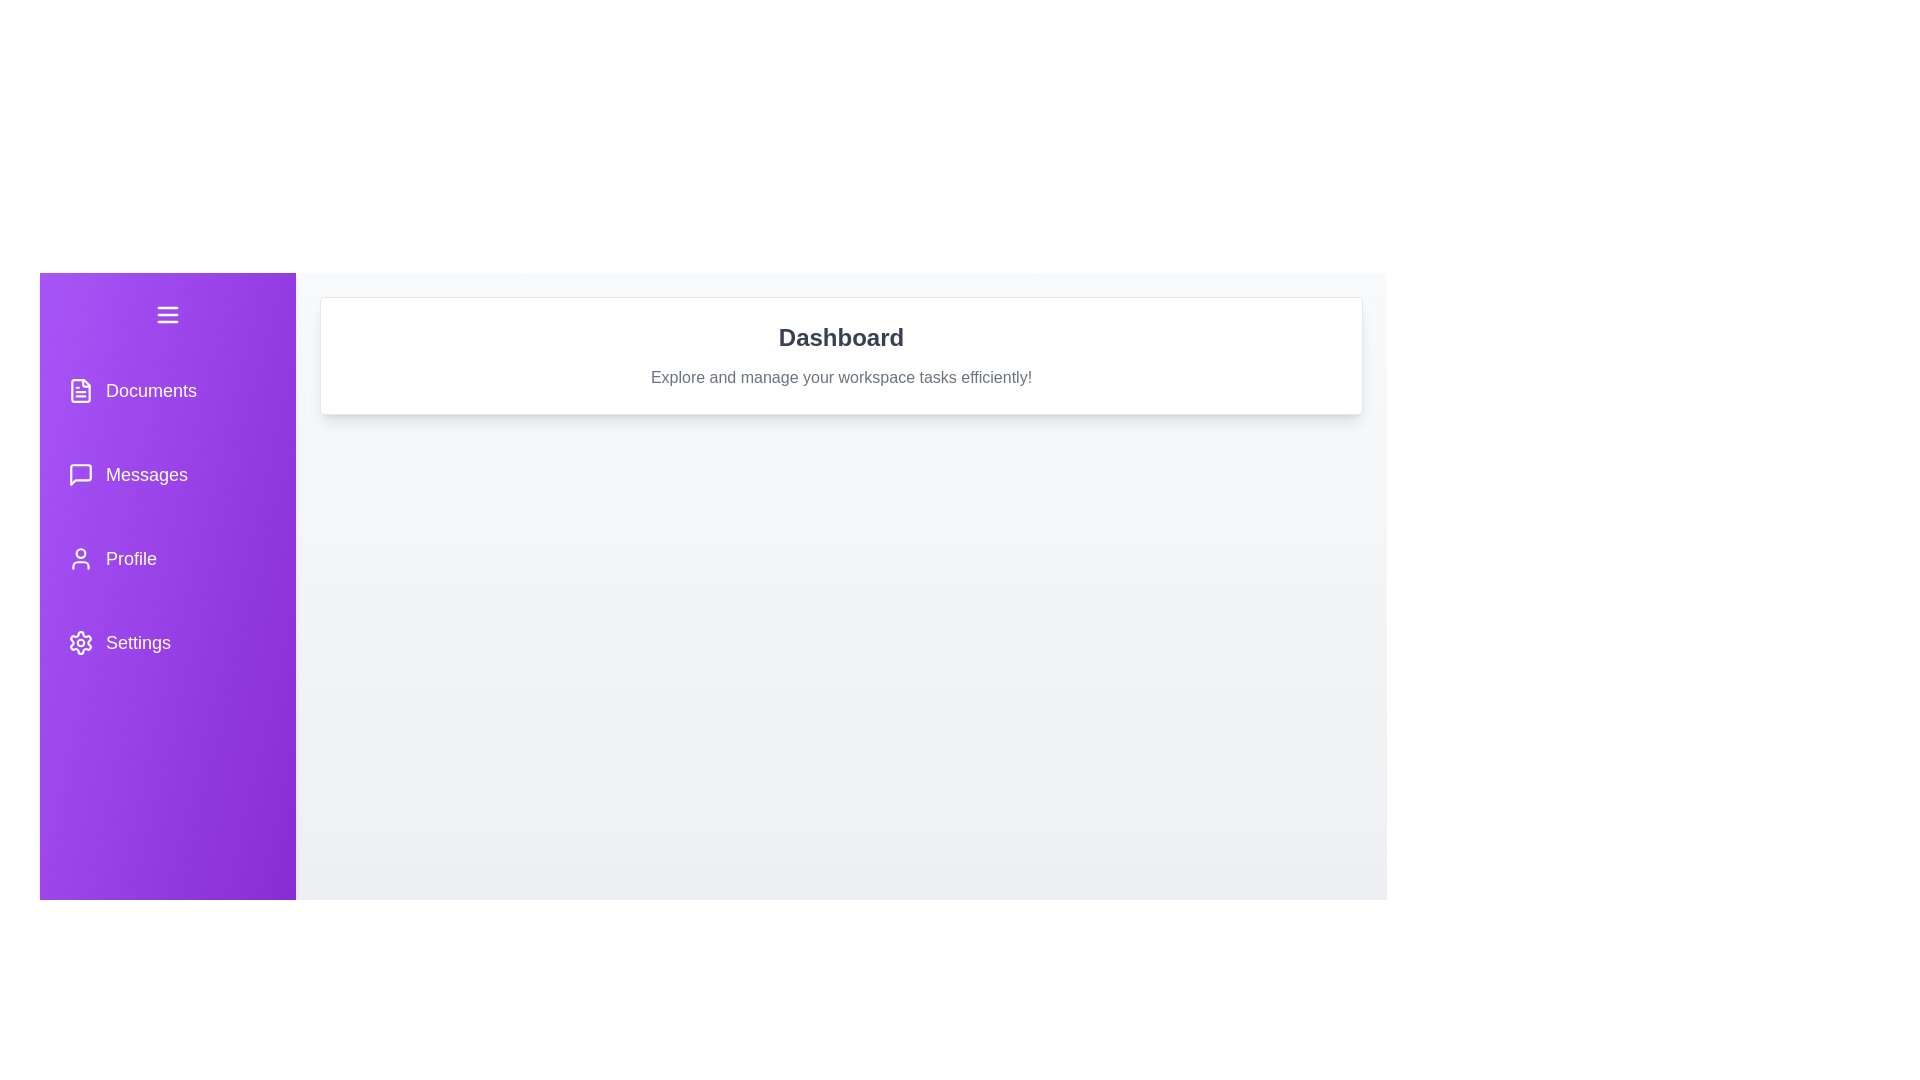 The image size is (1920, 1080). Describe the element at coordinates (841, 813) in the screenshot. I see `the main content area of the dashboard to simulate user interaction` at that location.